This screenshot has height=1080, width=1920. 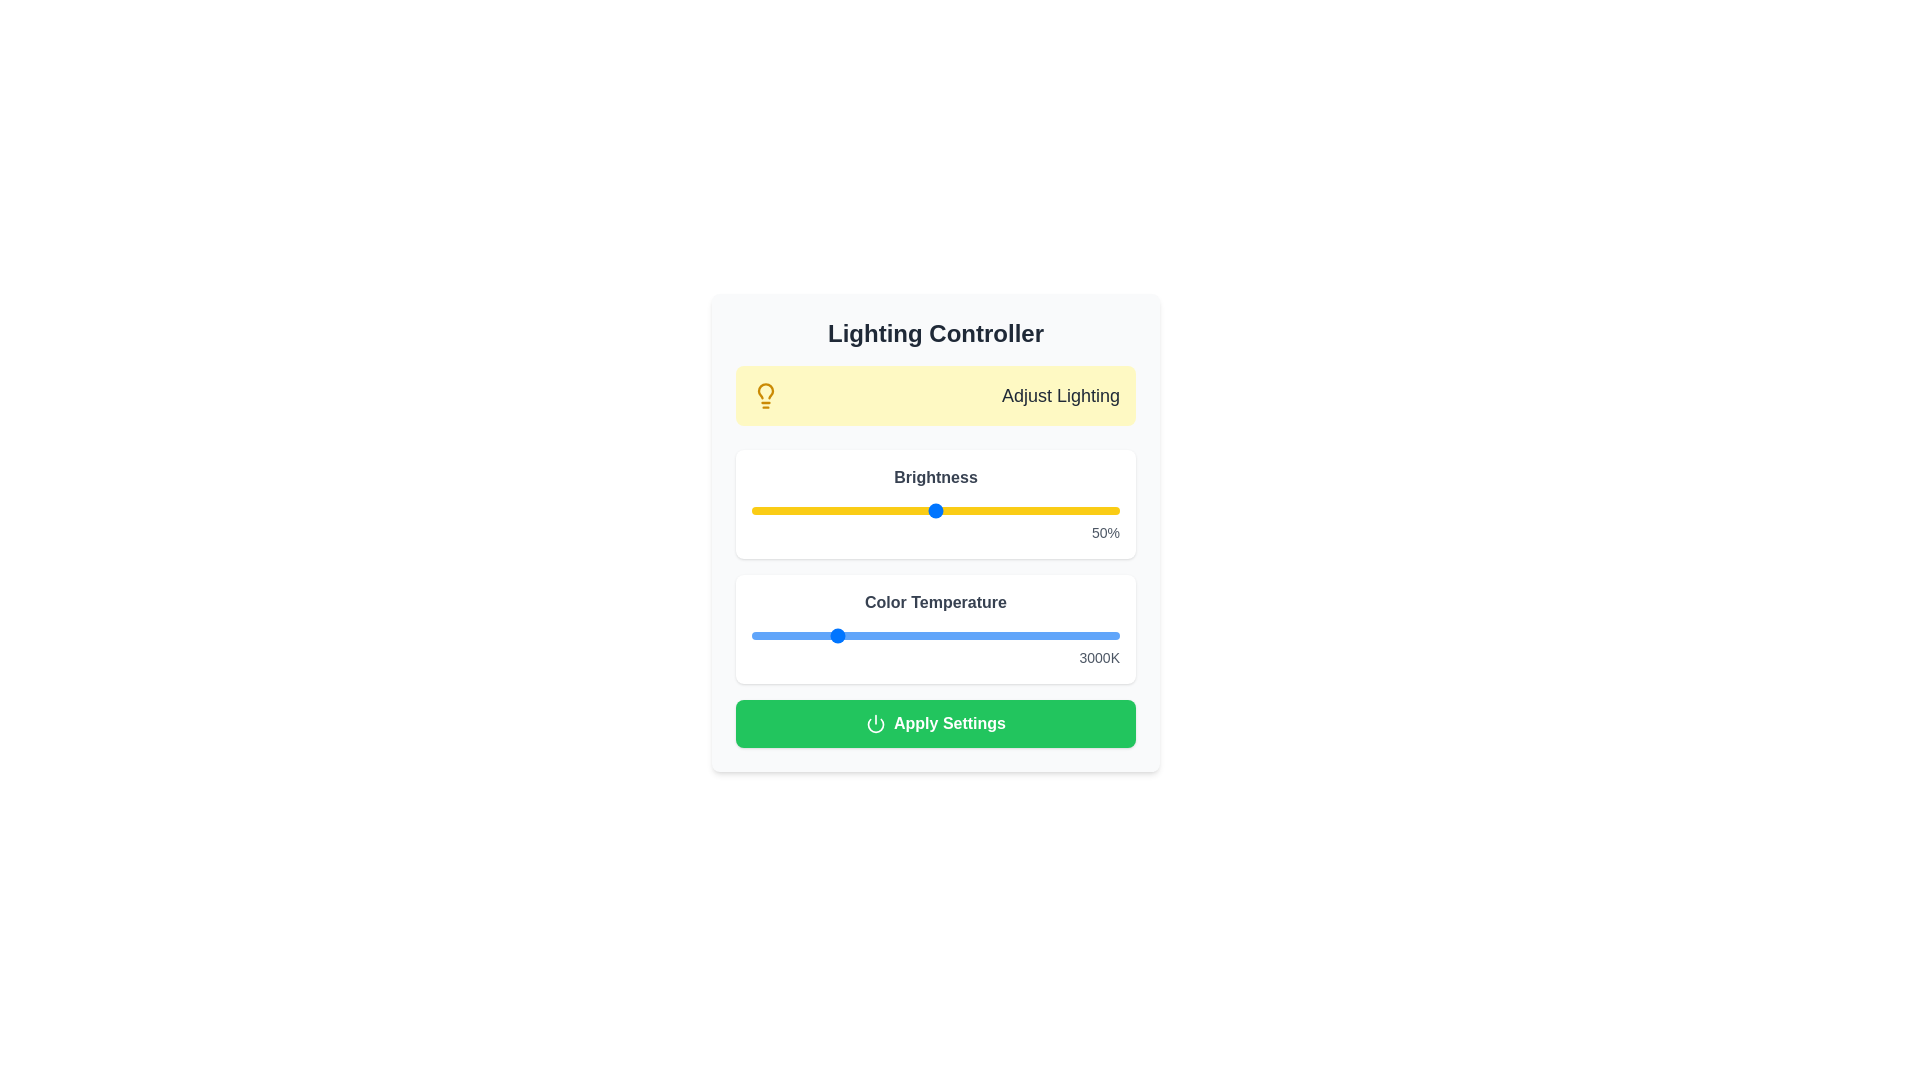 I want to click on the color temperature slider to 9159 K, so click(x=1084, y=636).